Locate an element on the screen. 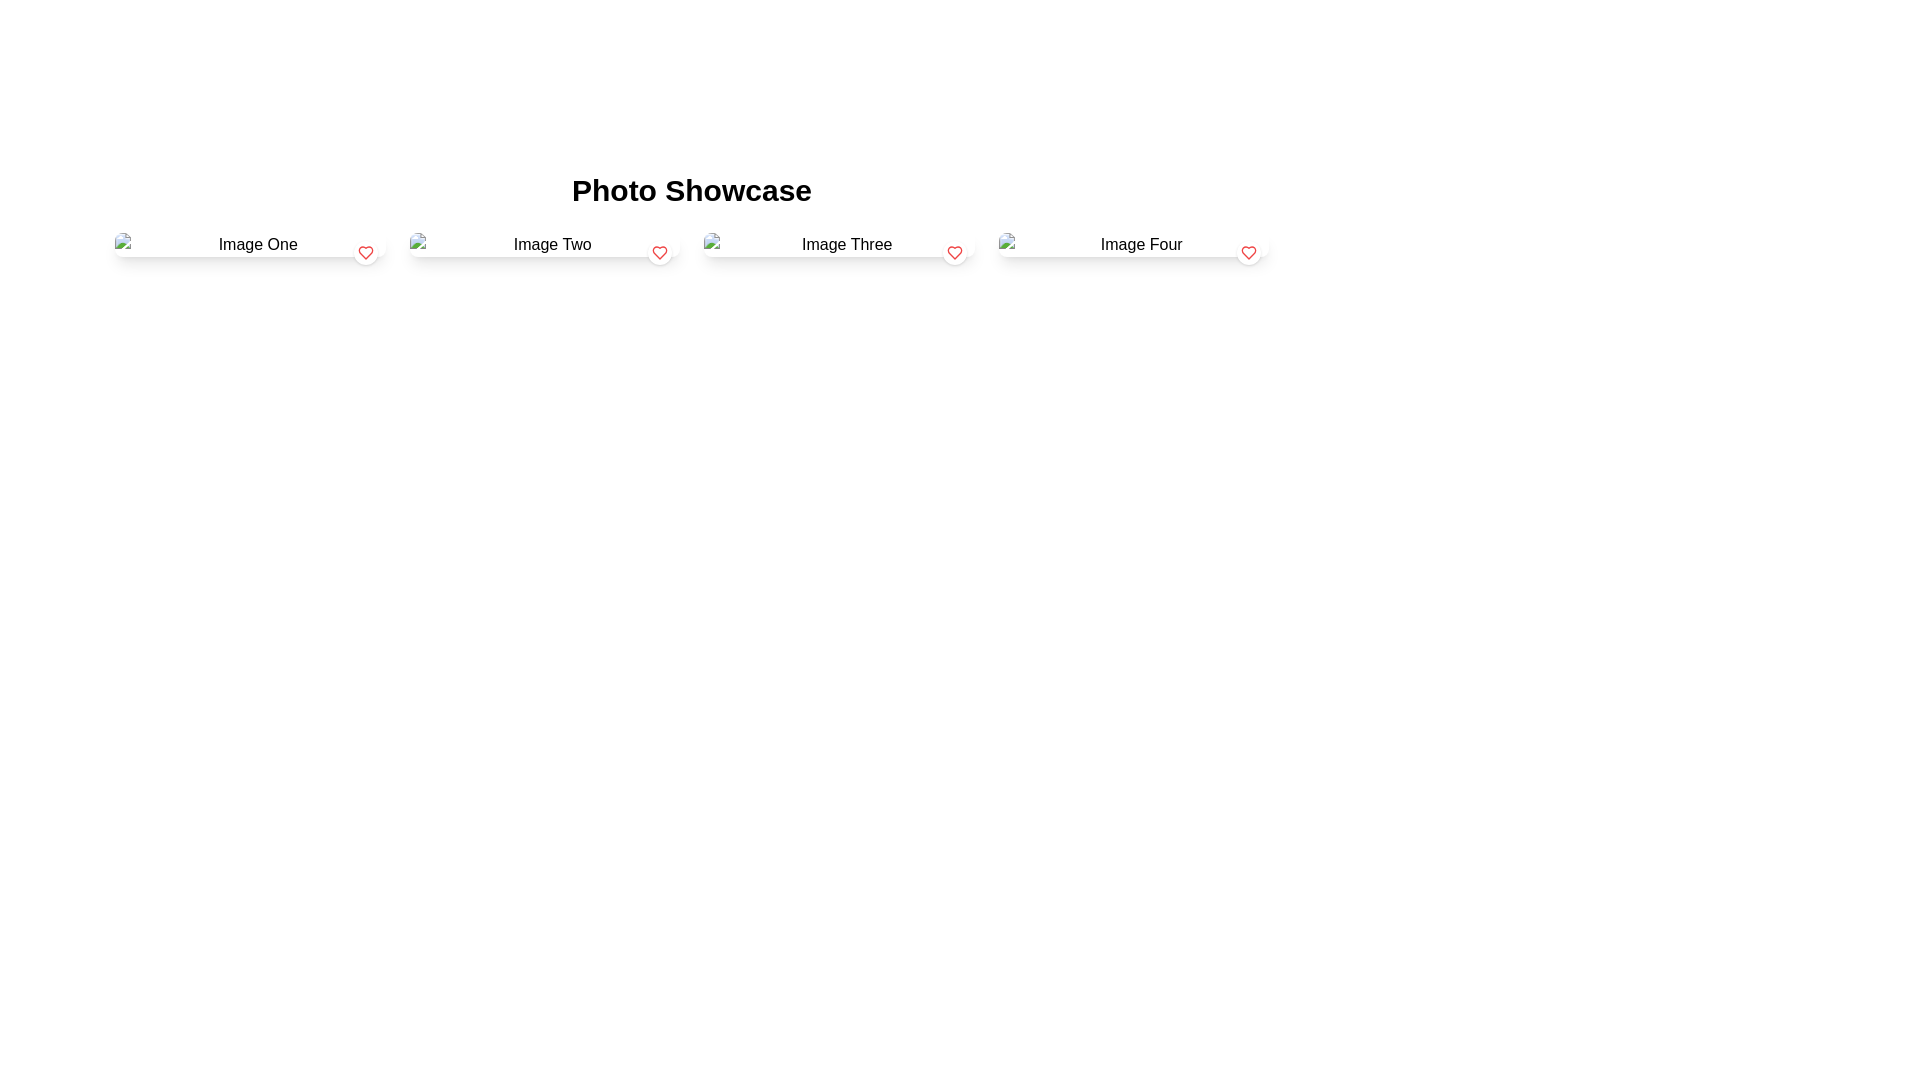  the 'like' or 'favorite' button located in the top-right corner of the thumbnail for 'Image One' is located at coordinates (365, 252).